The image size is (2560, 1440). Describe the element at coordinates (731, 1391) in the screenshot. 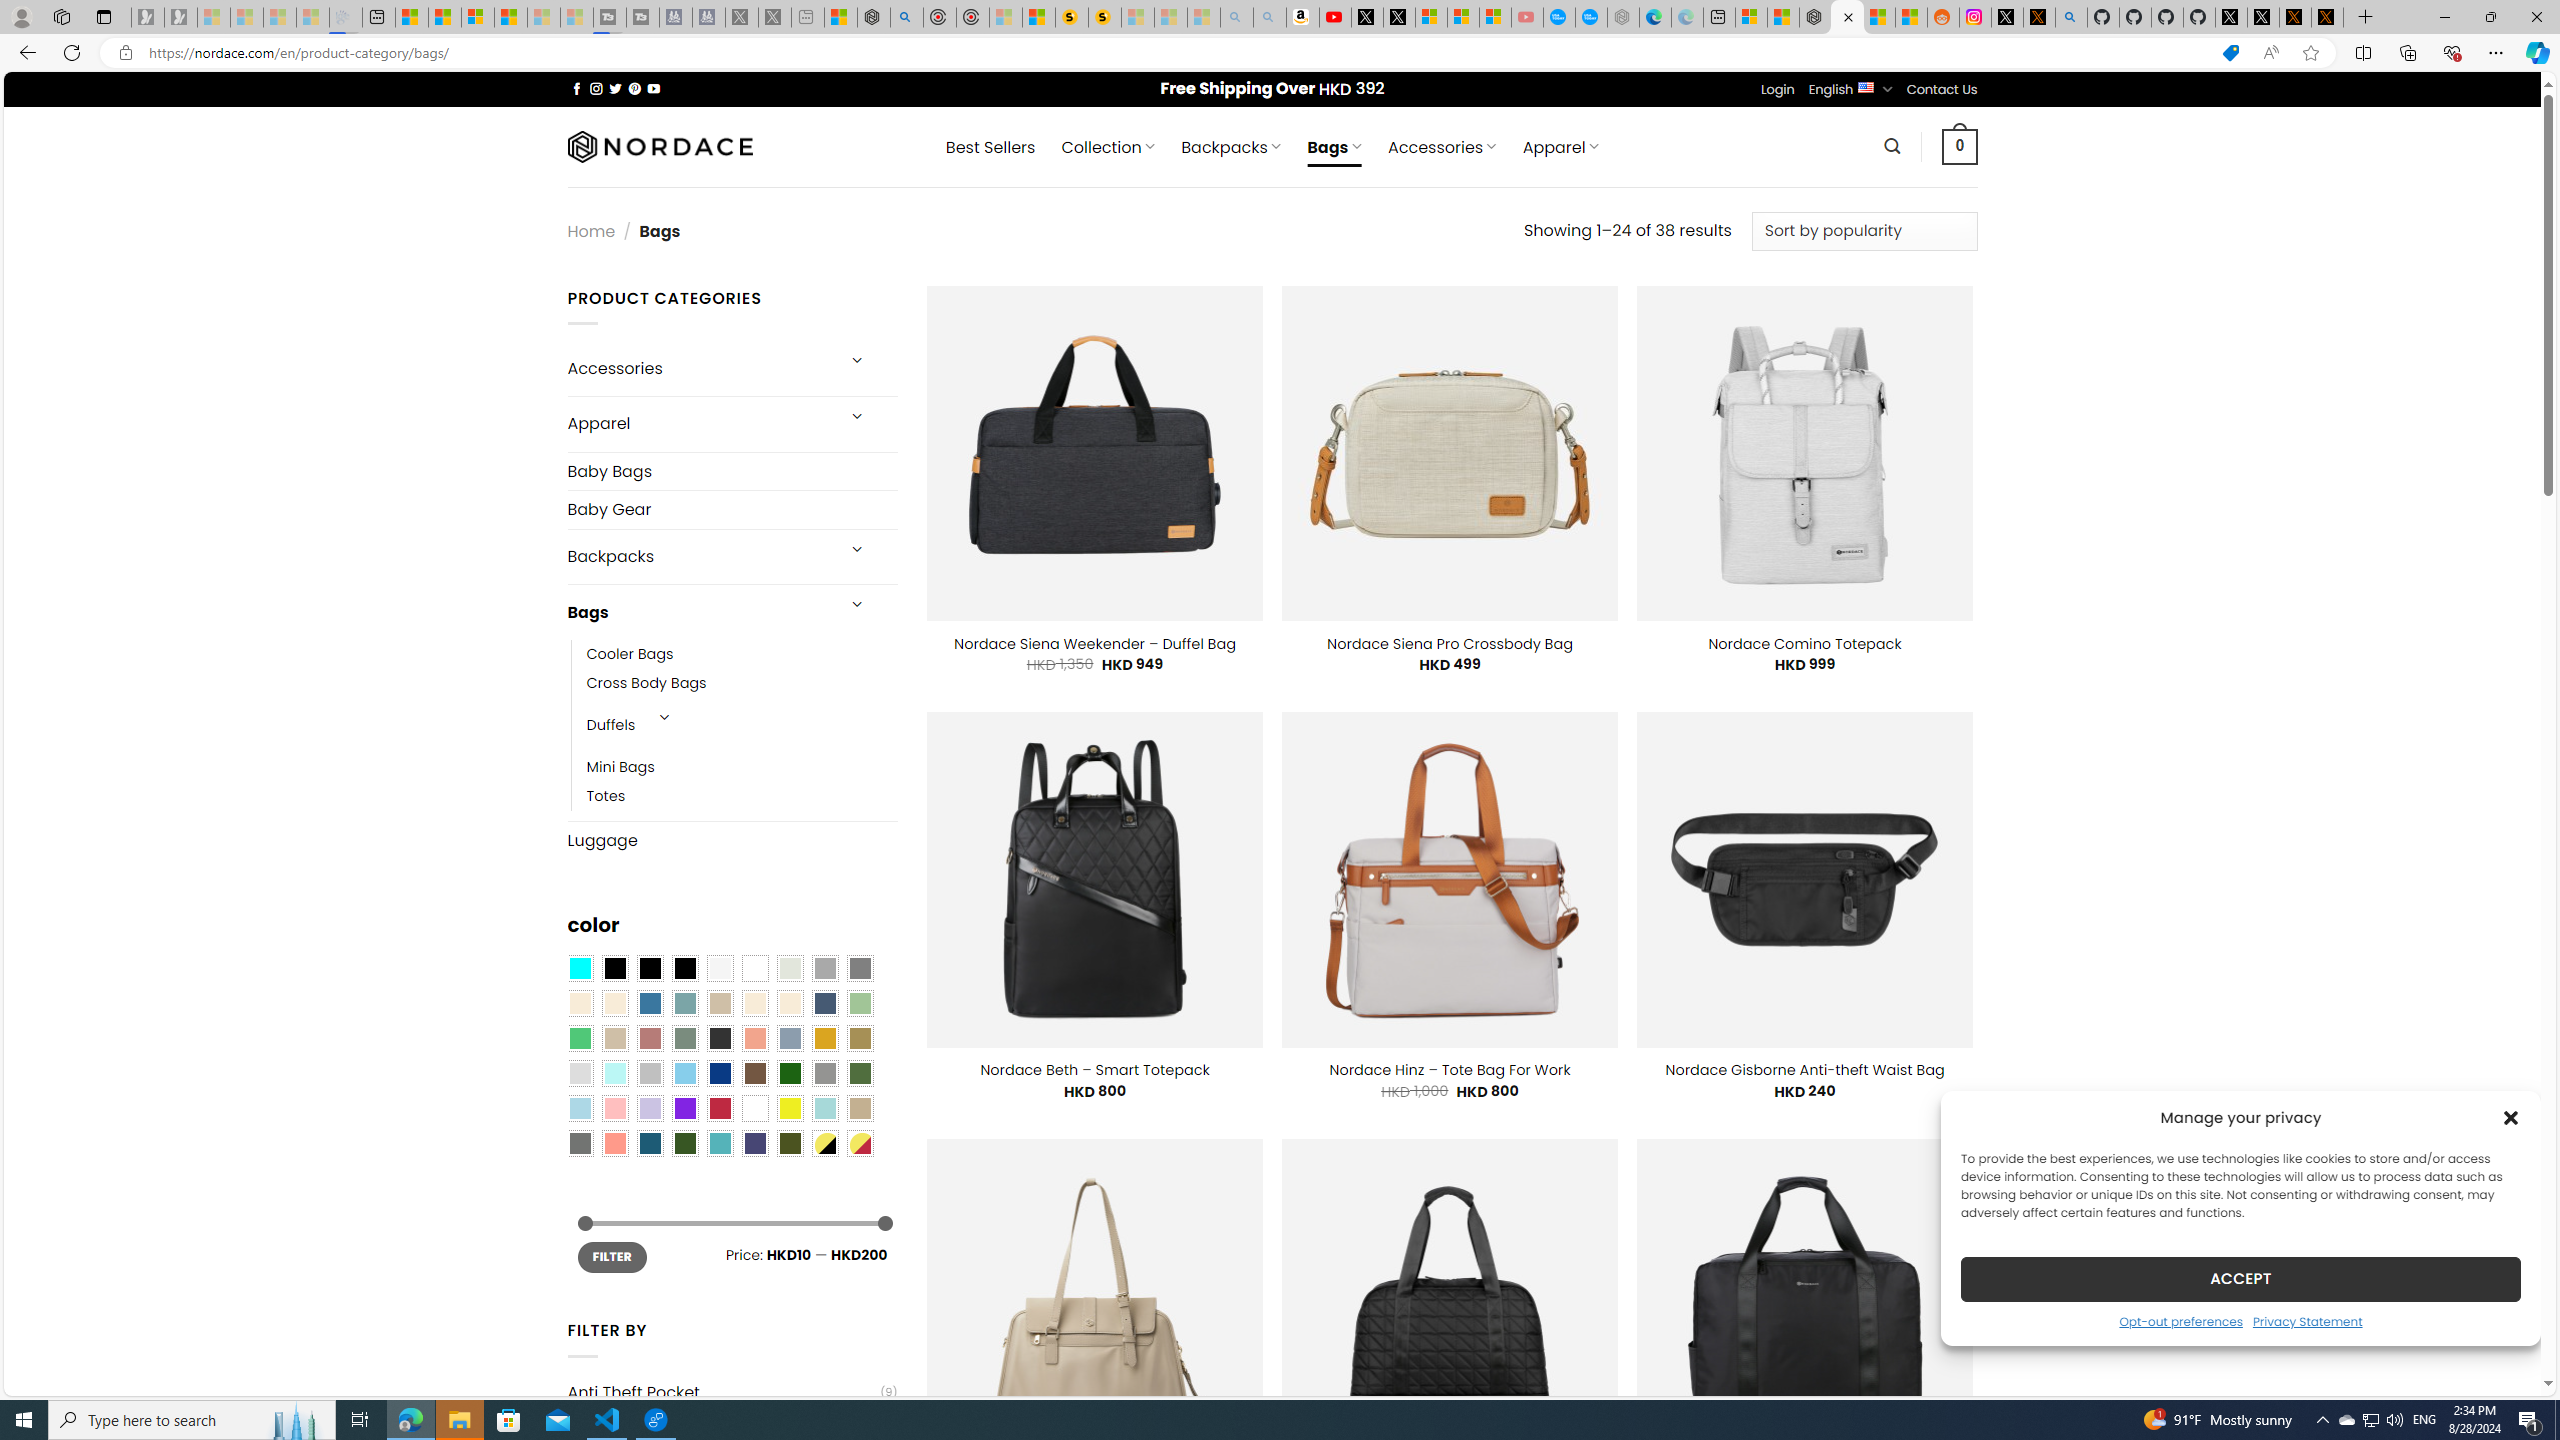

I see `'Anti Theft Pocket(9)'` at that location.